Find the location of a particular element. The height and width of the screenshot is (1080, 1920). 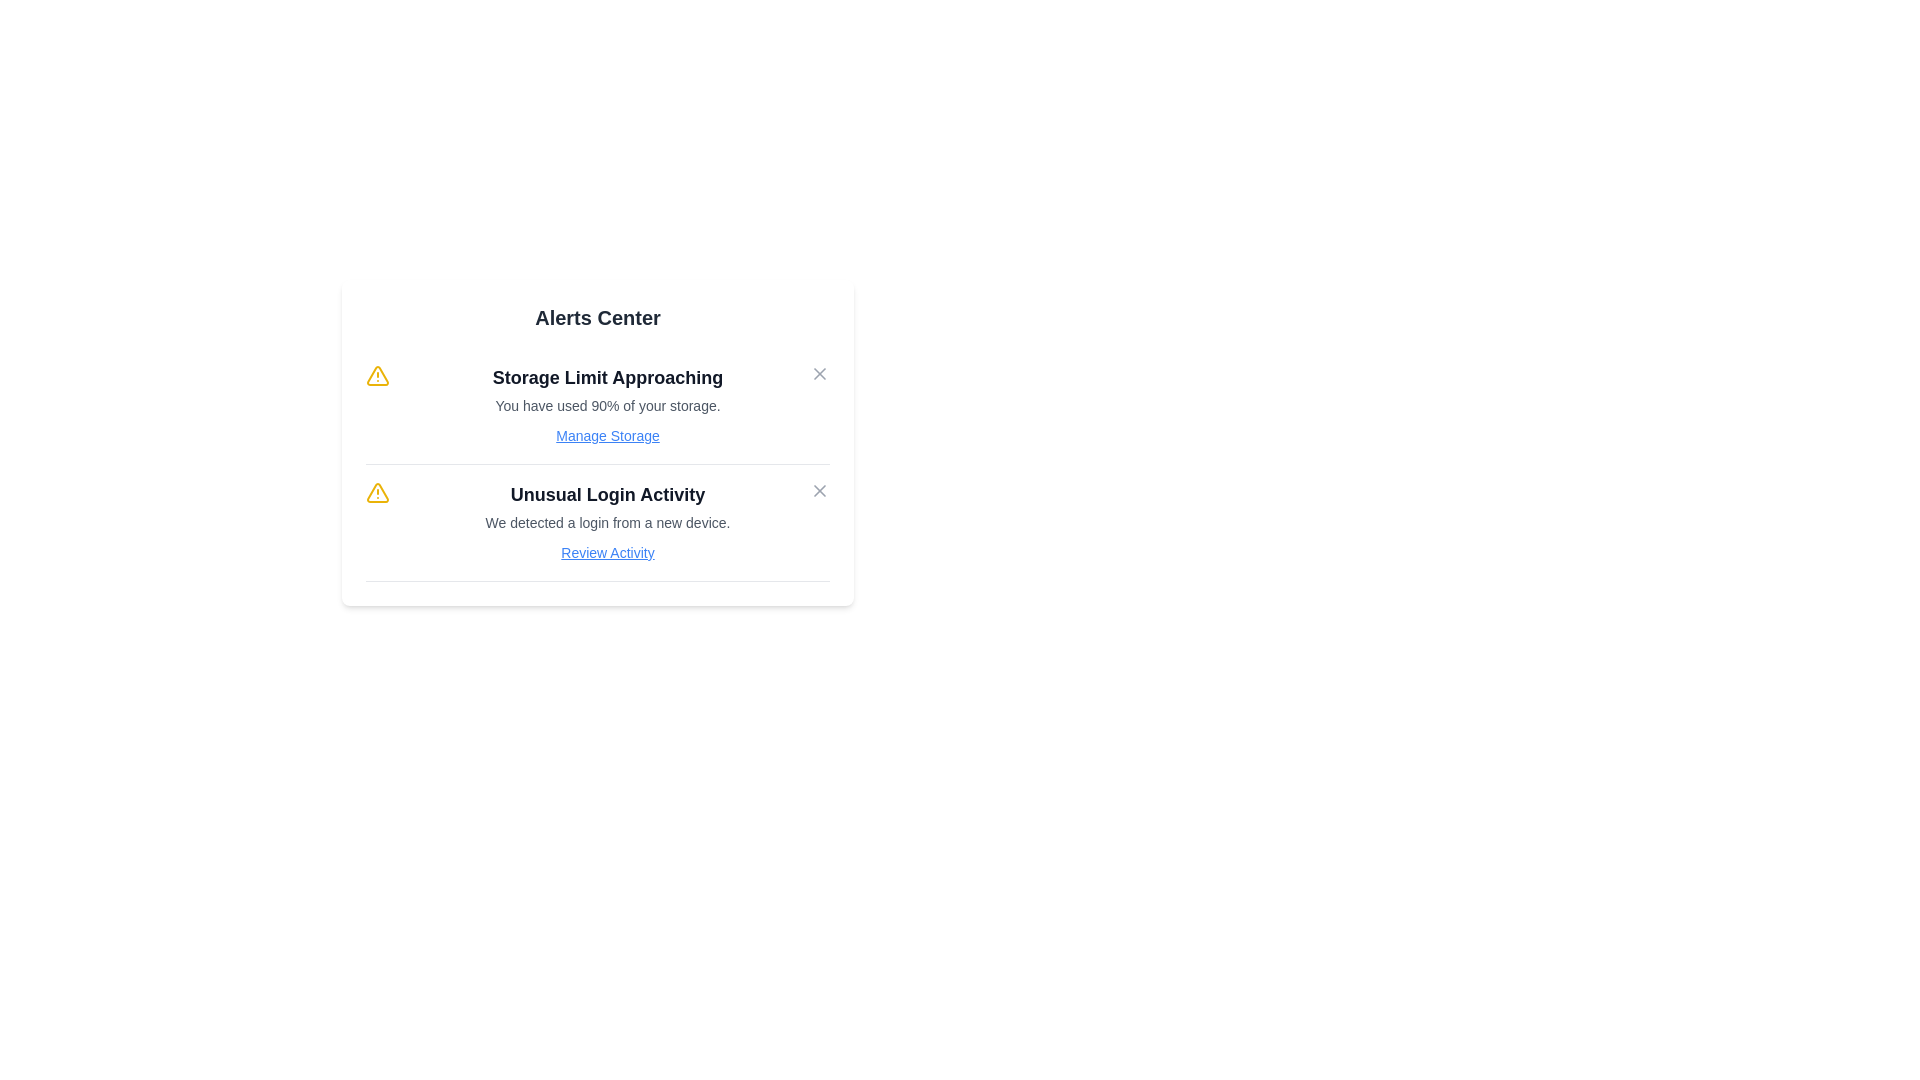

the icon corresponding to warning for the alert titled Storage Limit Approaching is located at coordinates (378, 375).